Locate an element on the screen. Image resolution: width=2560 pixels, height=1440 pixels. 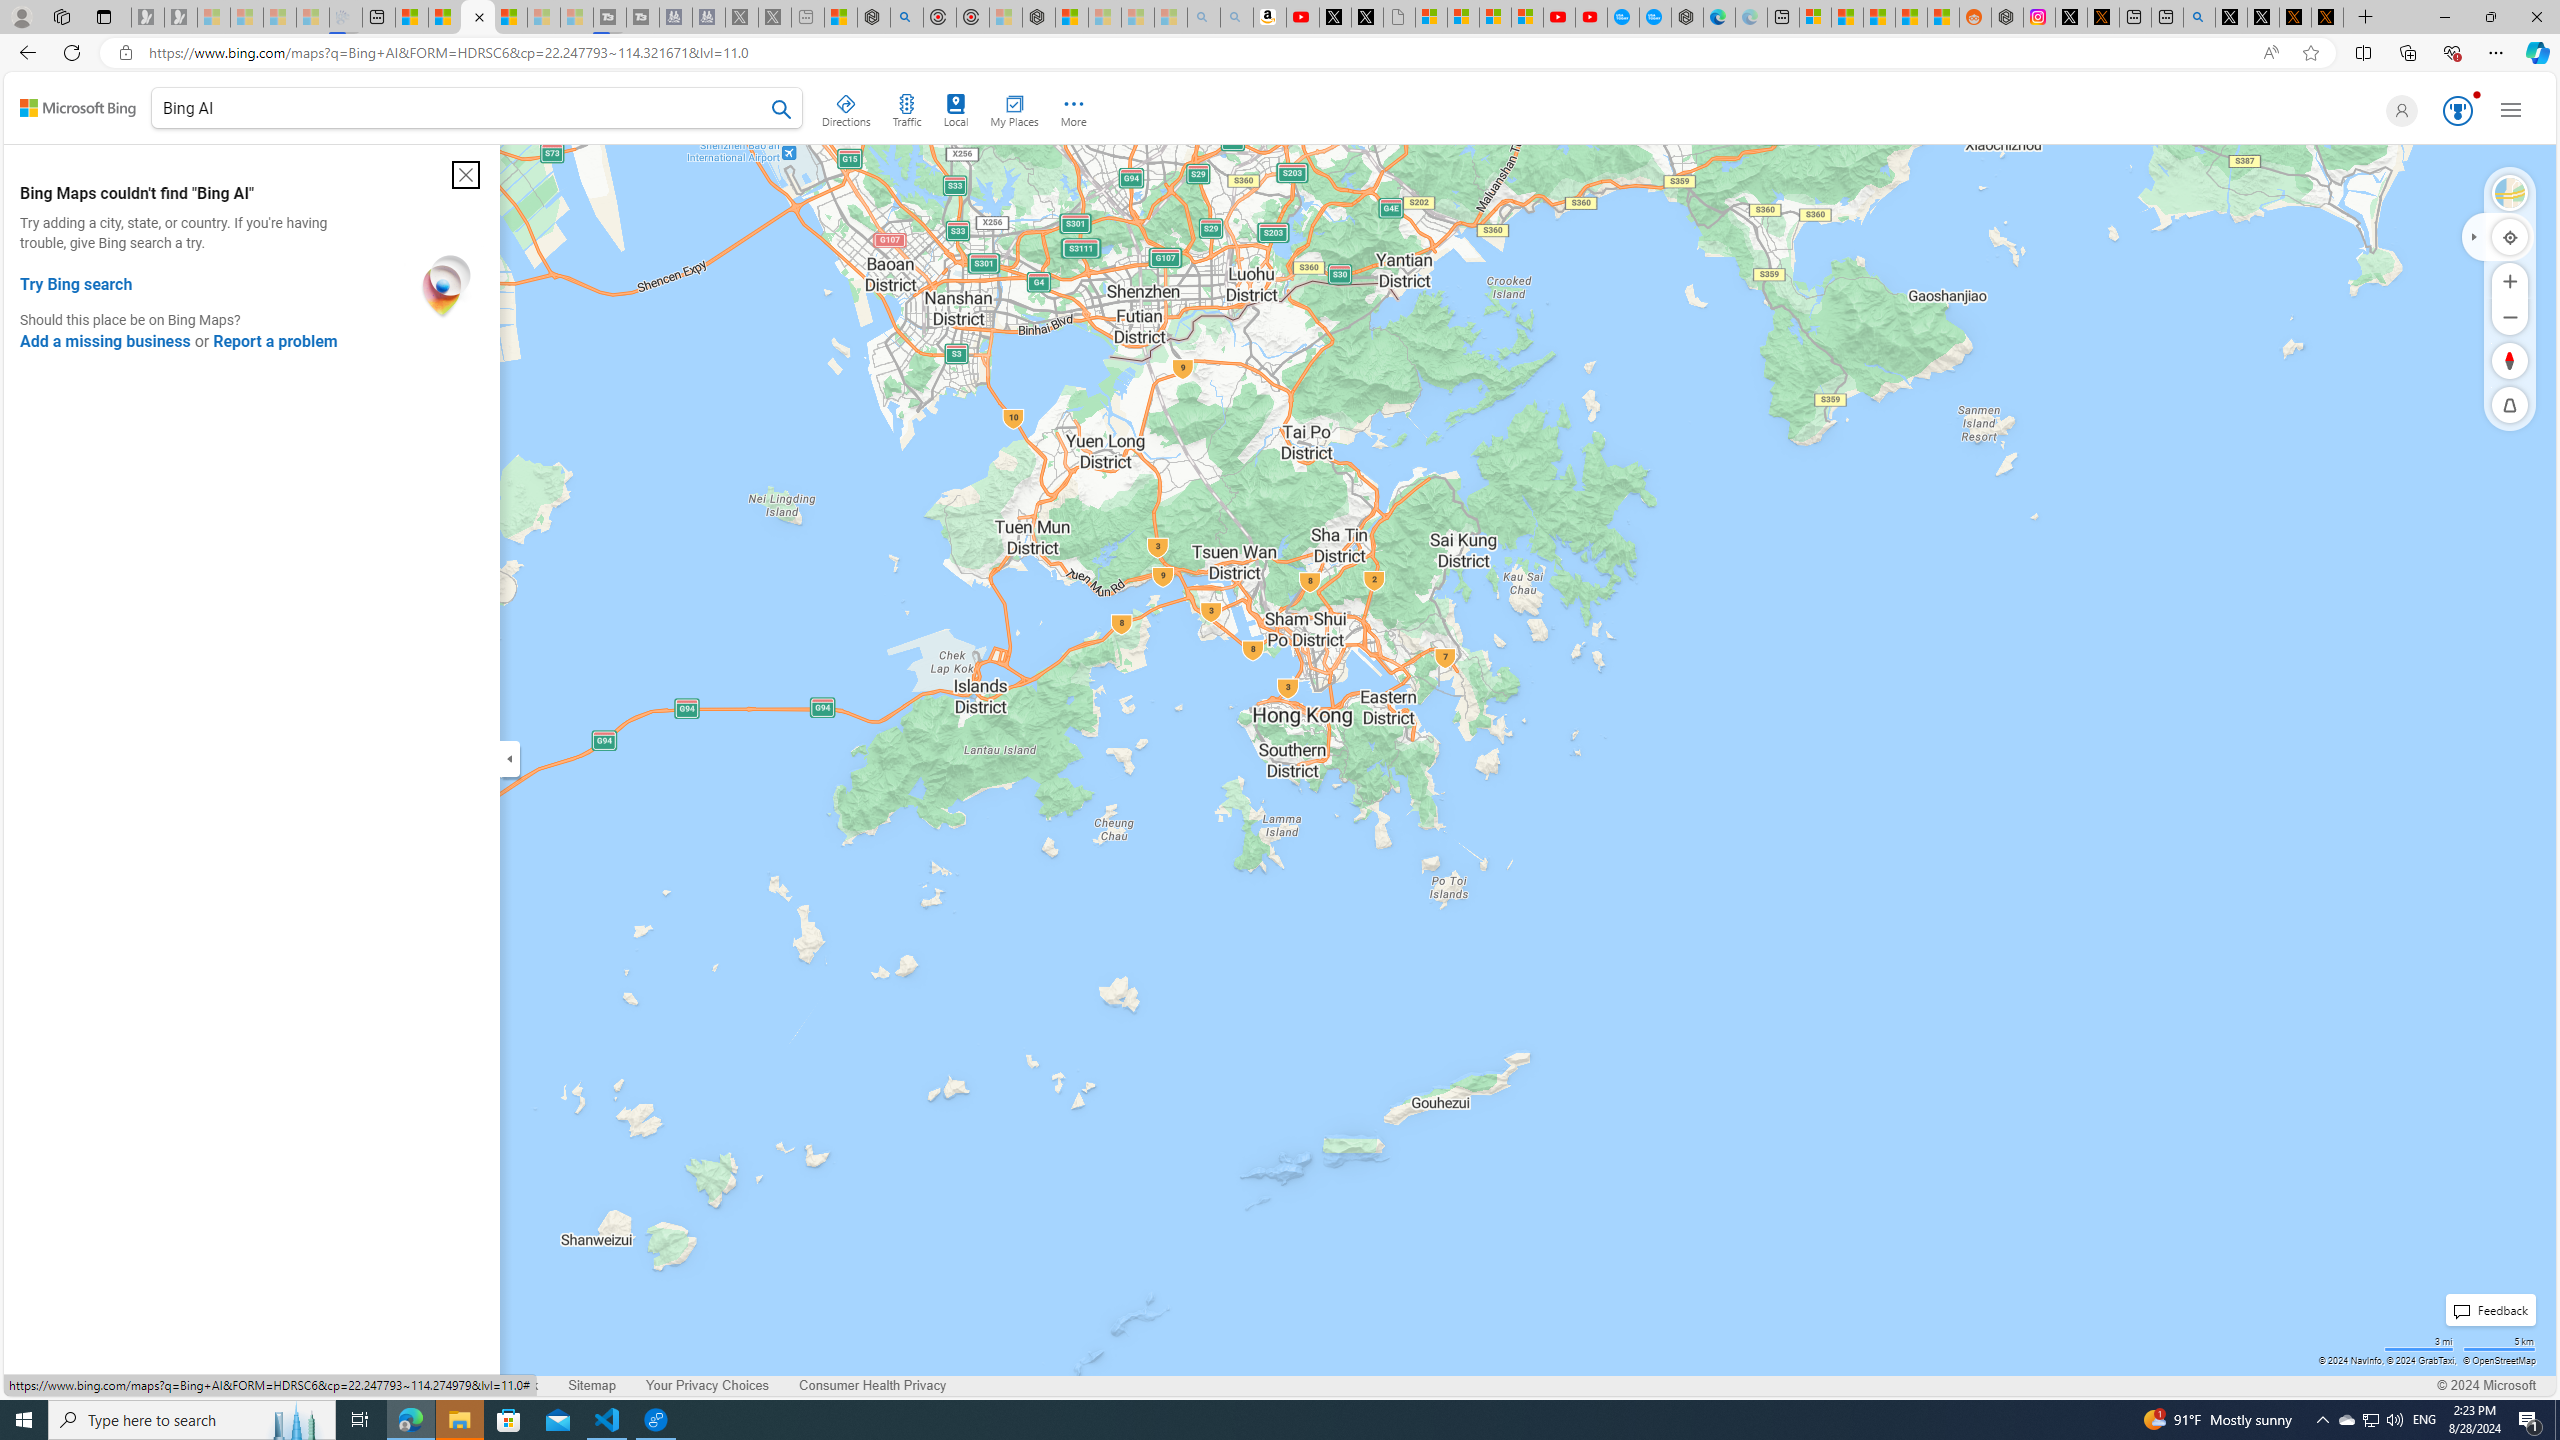
'Profile / X' is located at coordinates (2230, 16).